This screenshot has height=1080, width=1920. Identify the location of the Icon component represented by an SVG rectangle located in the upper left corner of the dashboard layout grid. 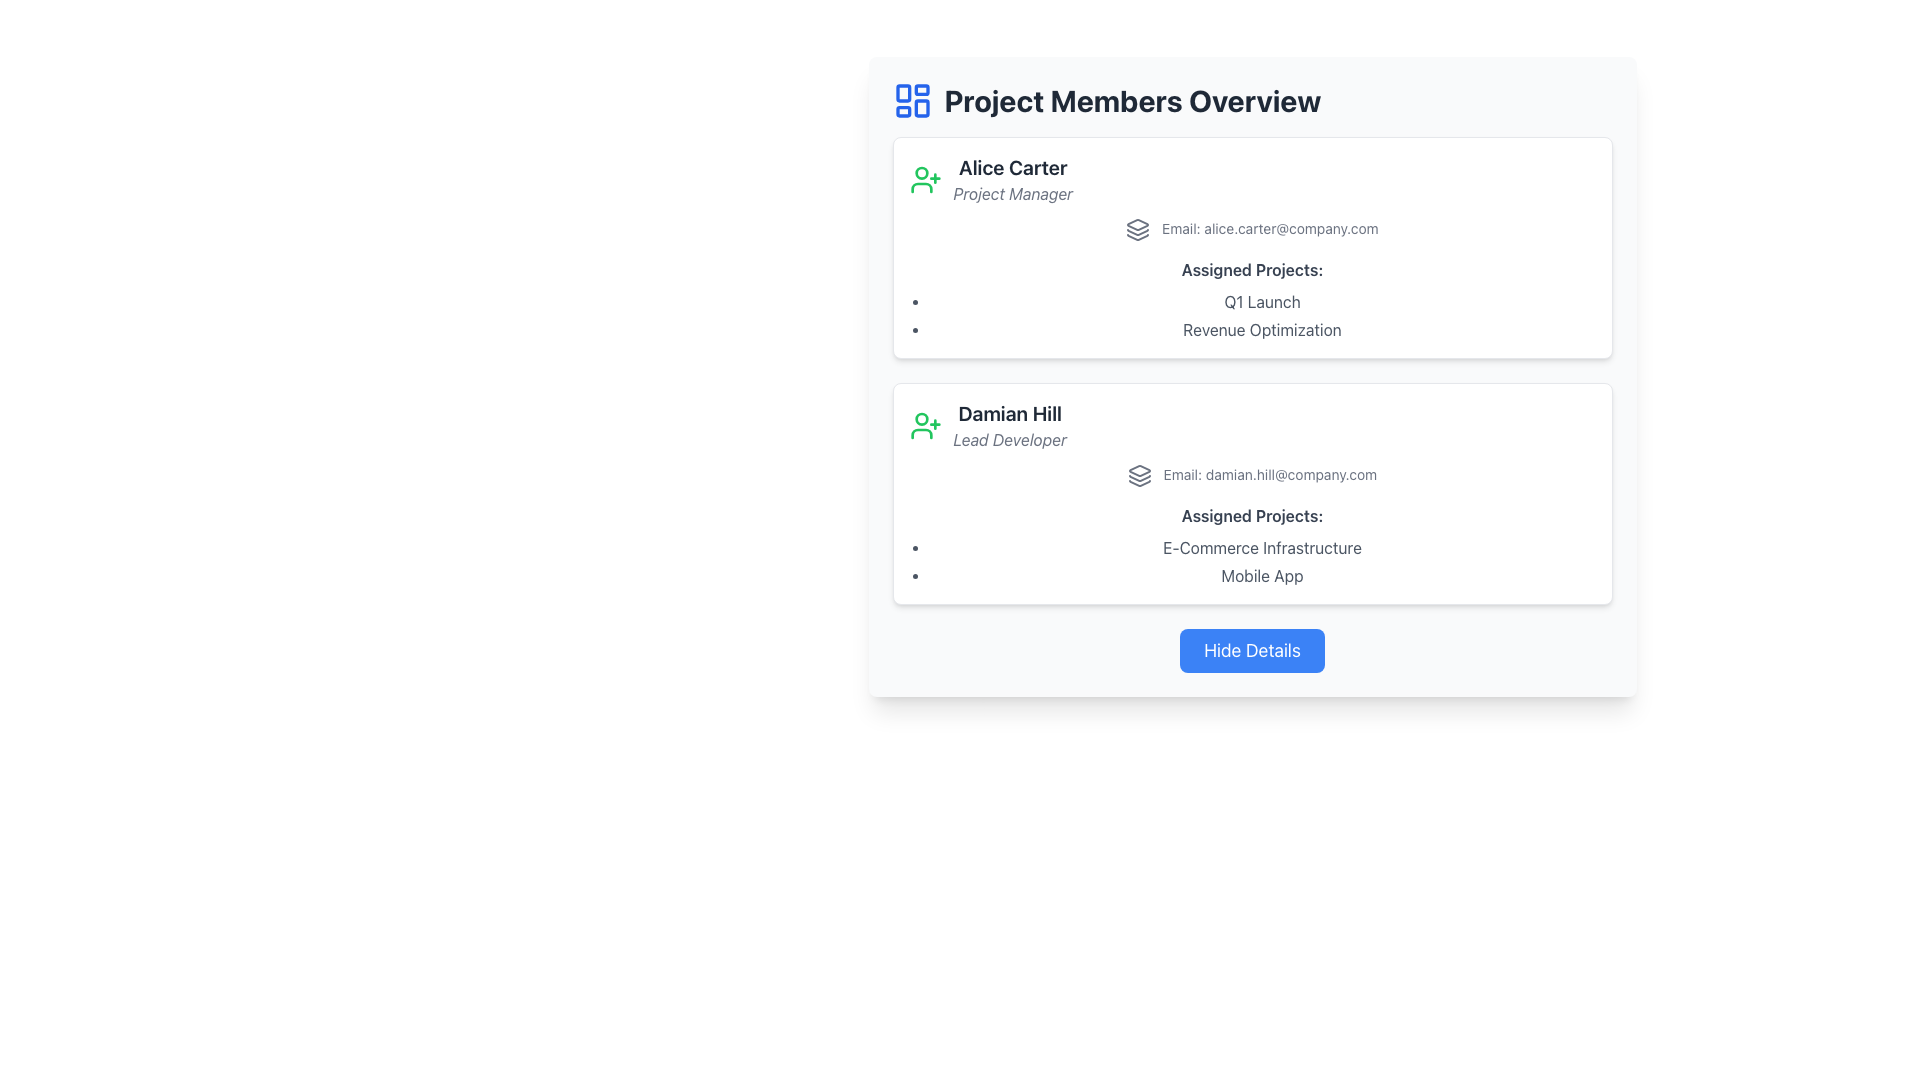
(902, 93).